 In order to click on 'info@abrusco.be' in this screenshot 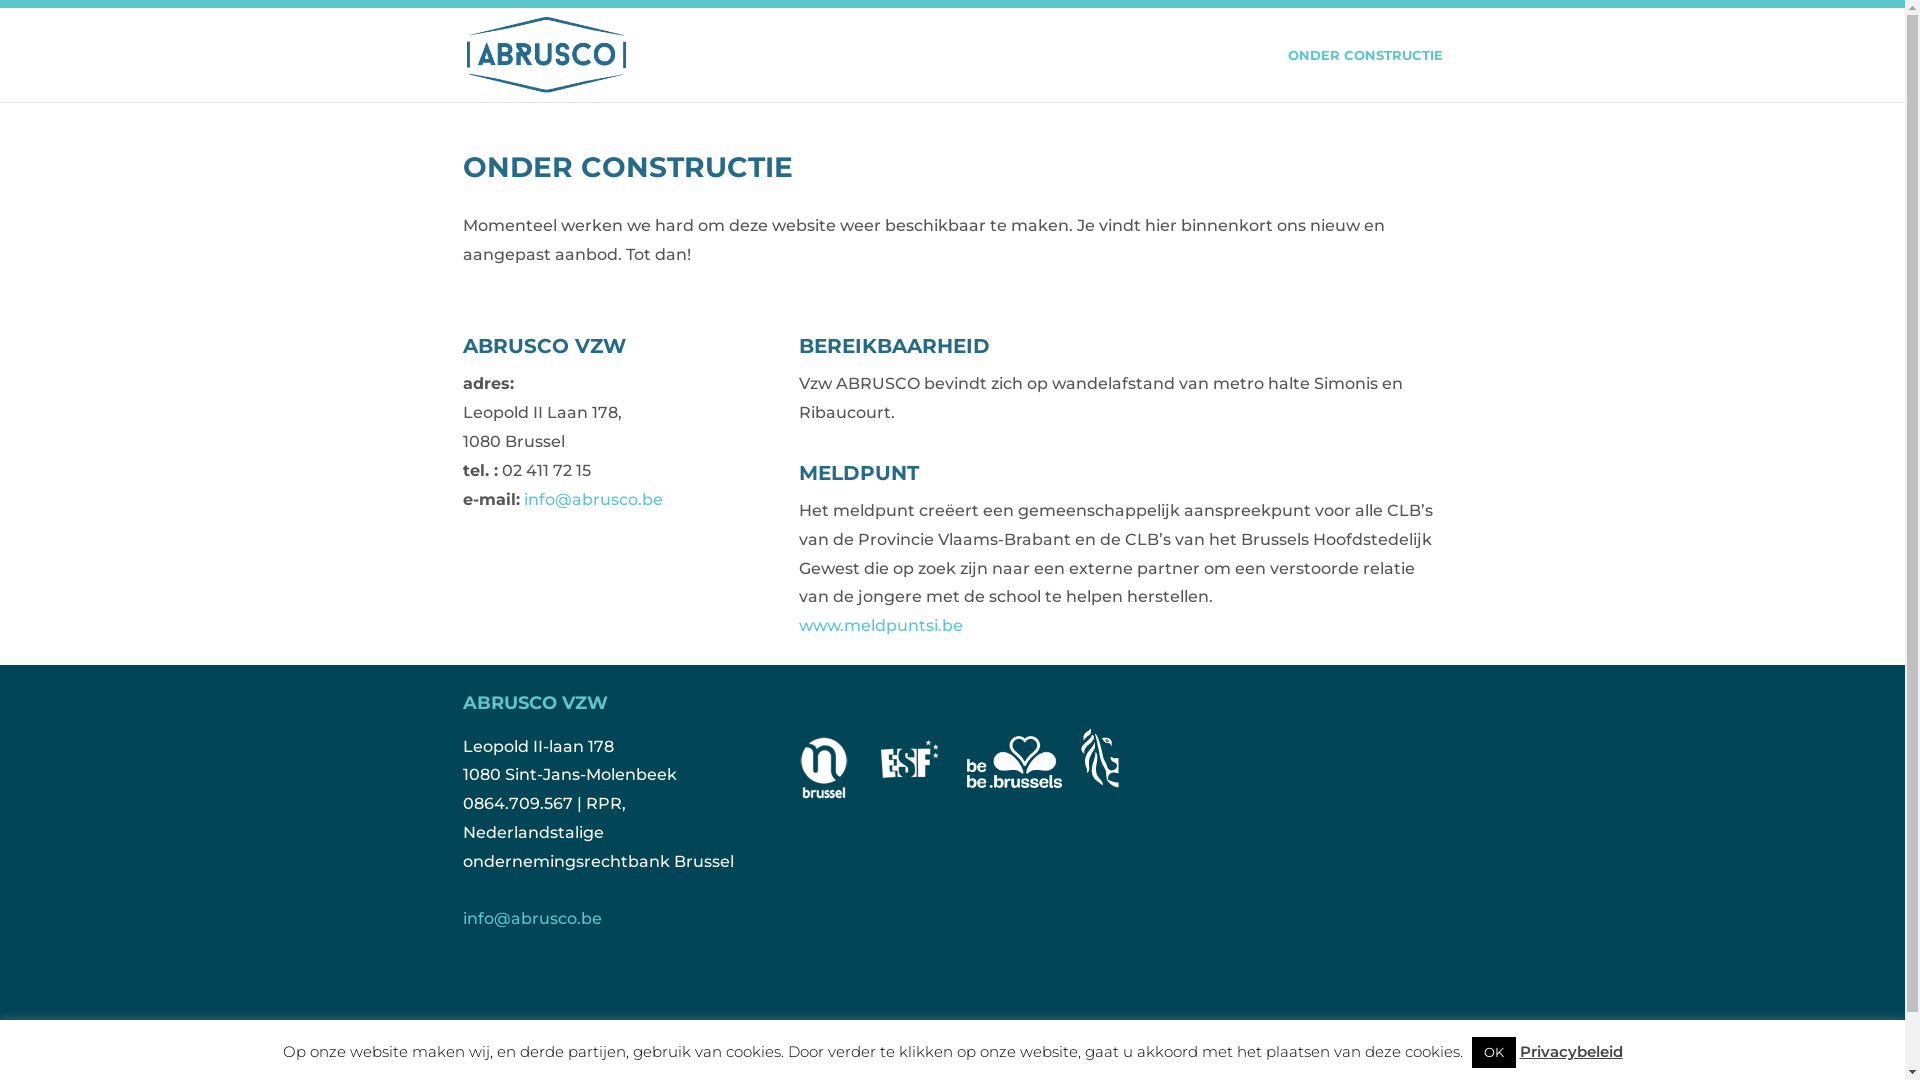, I will do `click(523, 498)`.